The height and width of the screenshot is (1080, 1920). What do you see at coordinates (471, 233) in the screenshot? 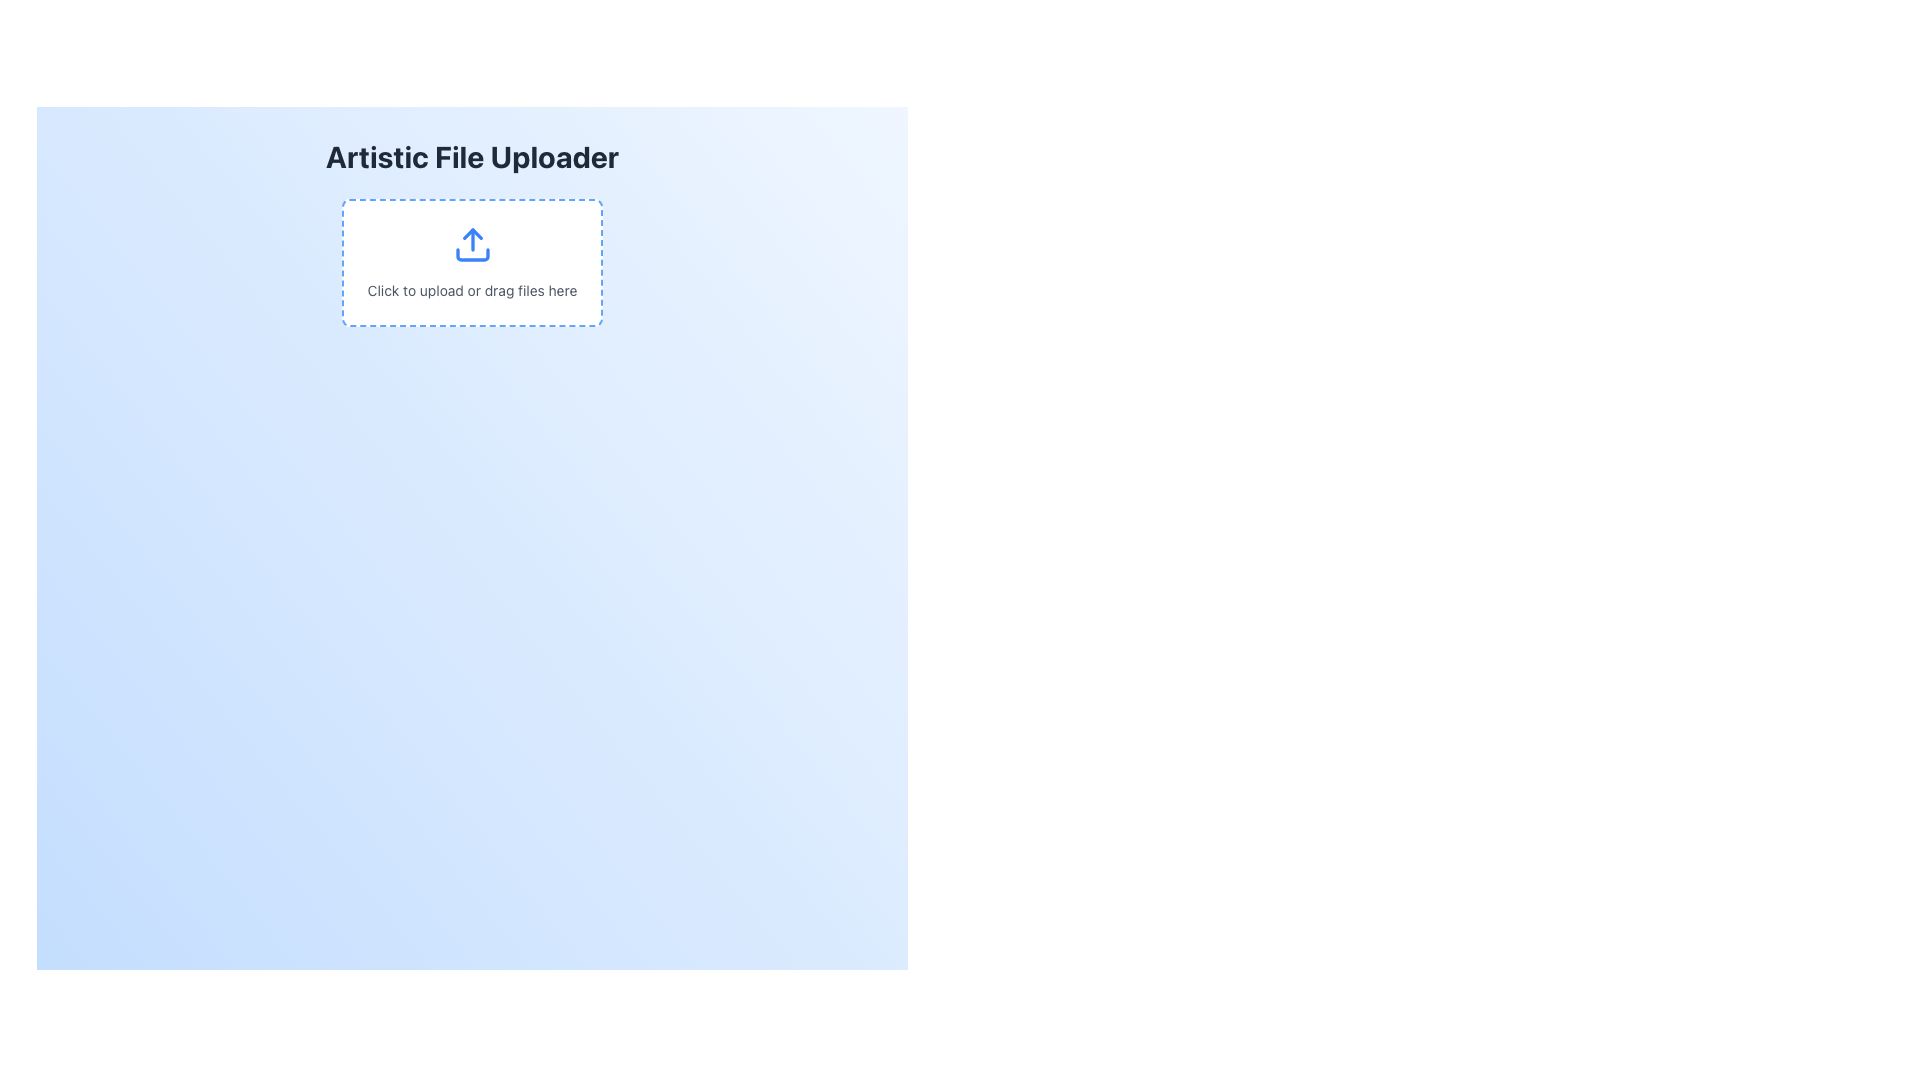
I see `the graphical icon component that represents the upward direction of the upload action, located at the top center of the upload area under the 'Artistic File Uploader' title` at bounding box center [471, 233].